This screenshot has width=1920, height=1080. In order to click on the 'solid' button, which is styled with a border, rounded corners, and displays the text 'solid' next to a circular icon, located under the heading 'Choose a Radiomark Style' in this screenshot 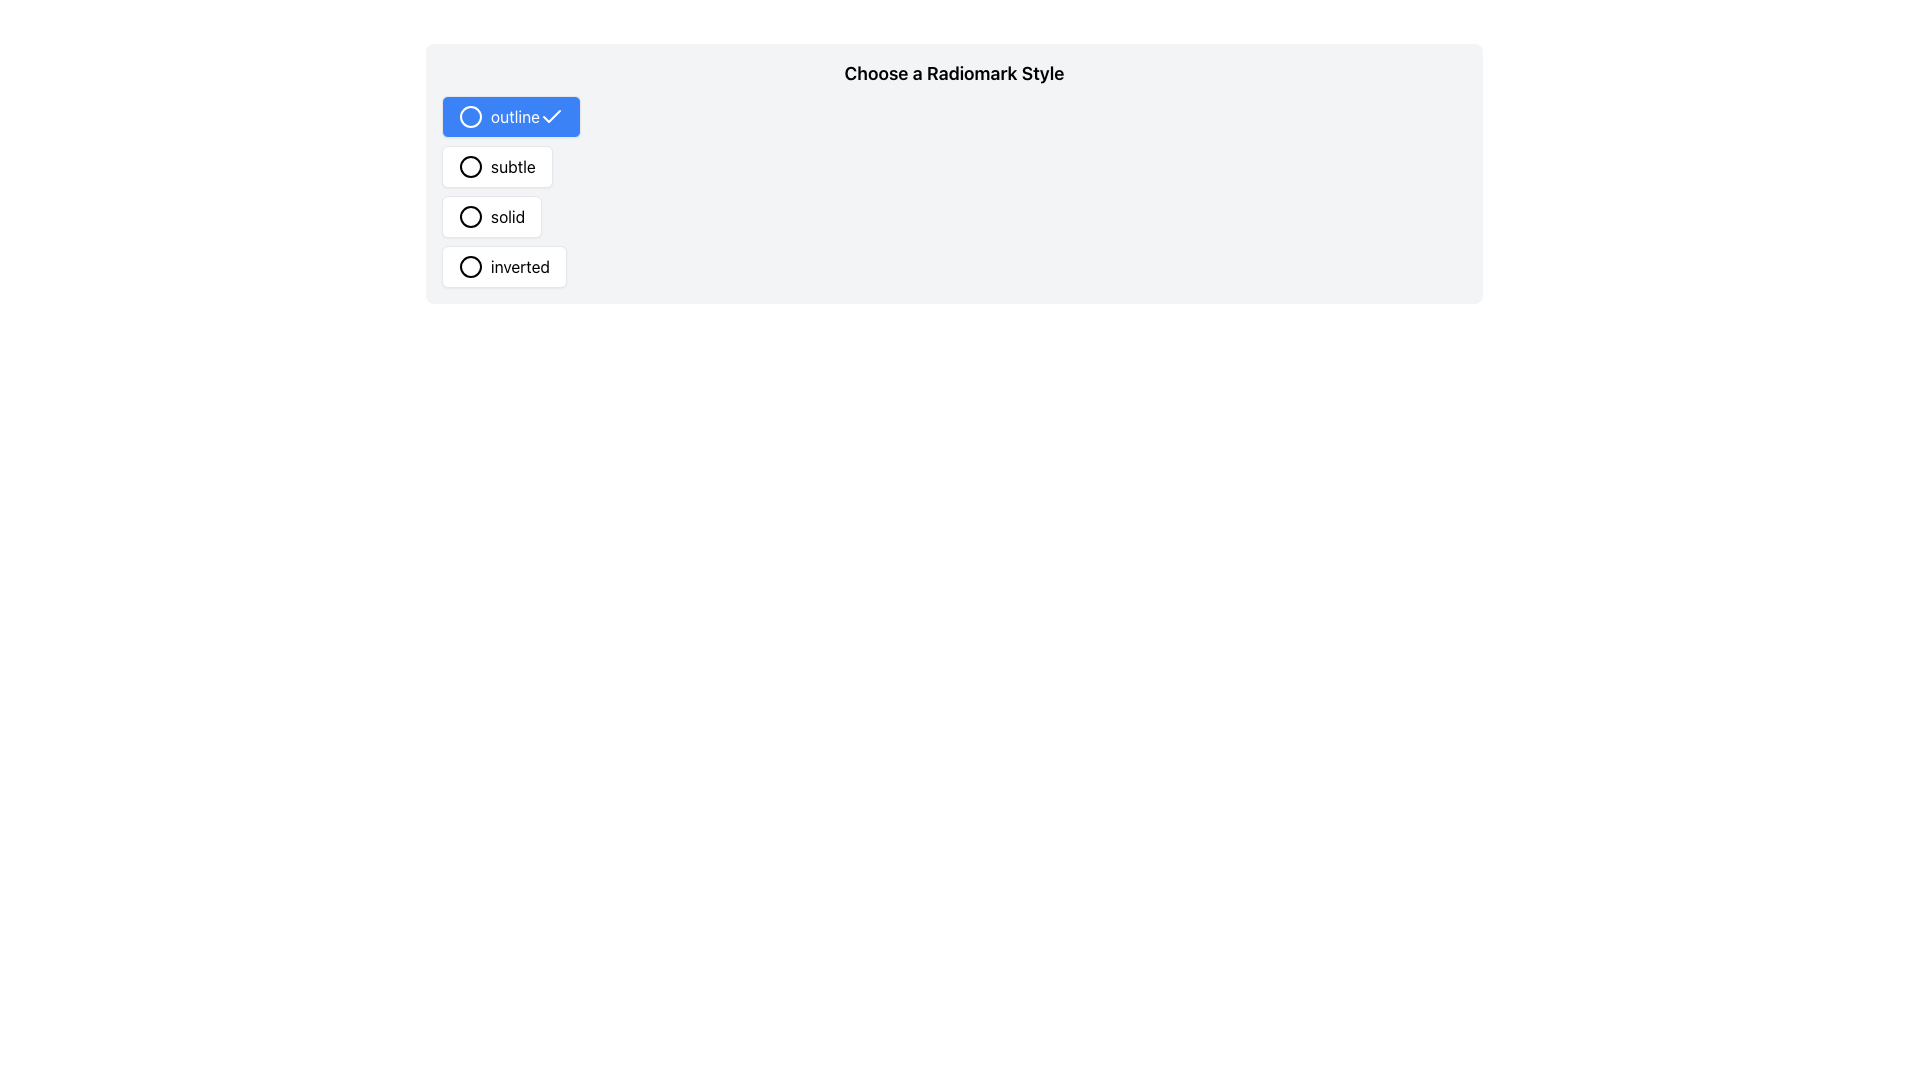, I will do `click(492, 216)`.